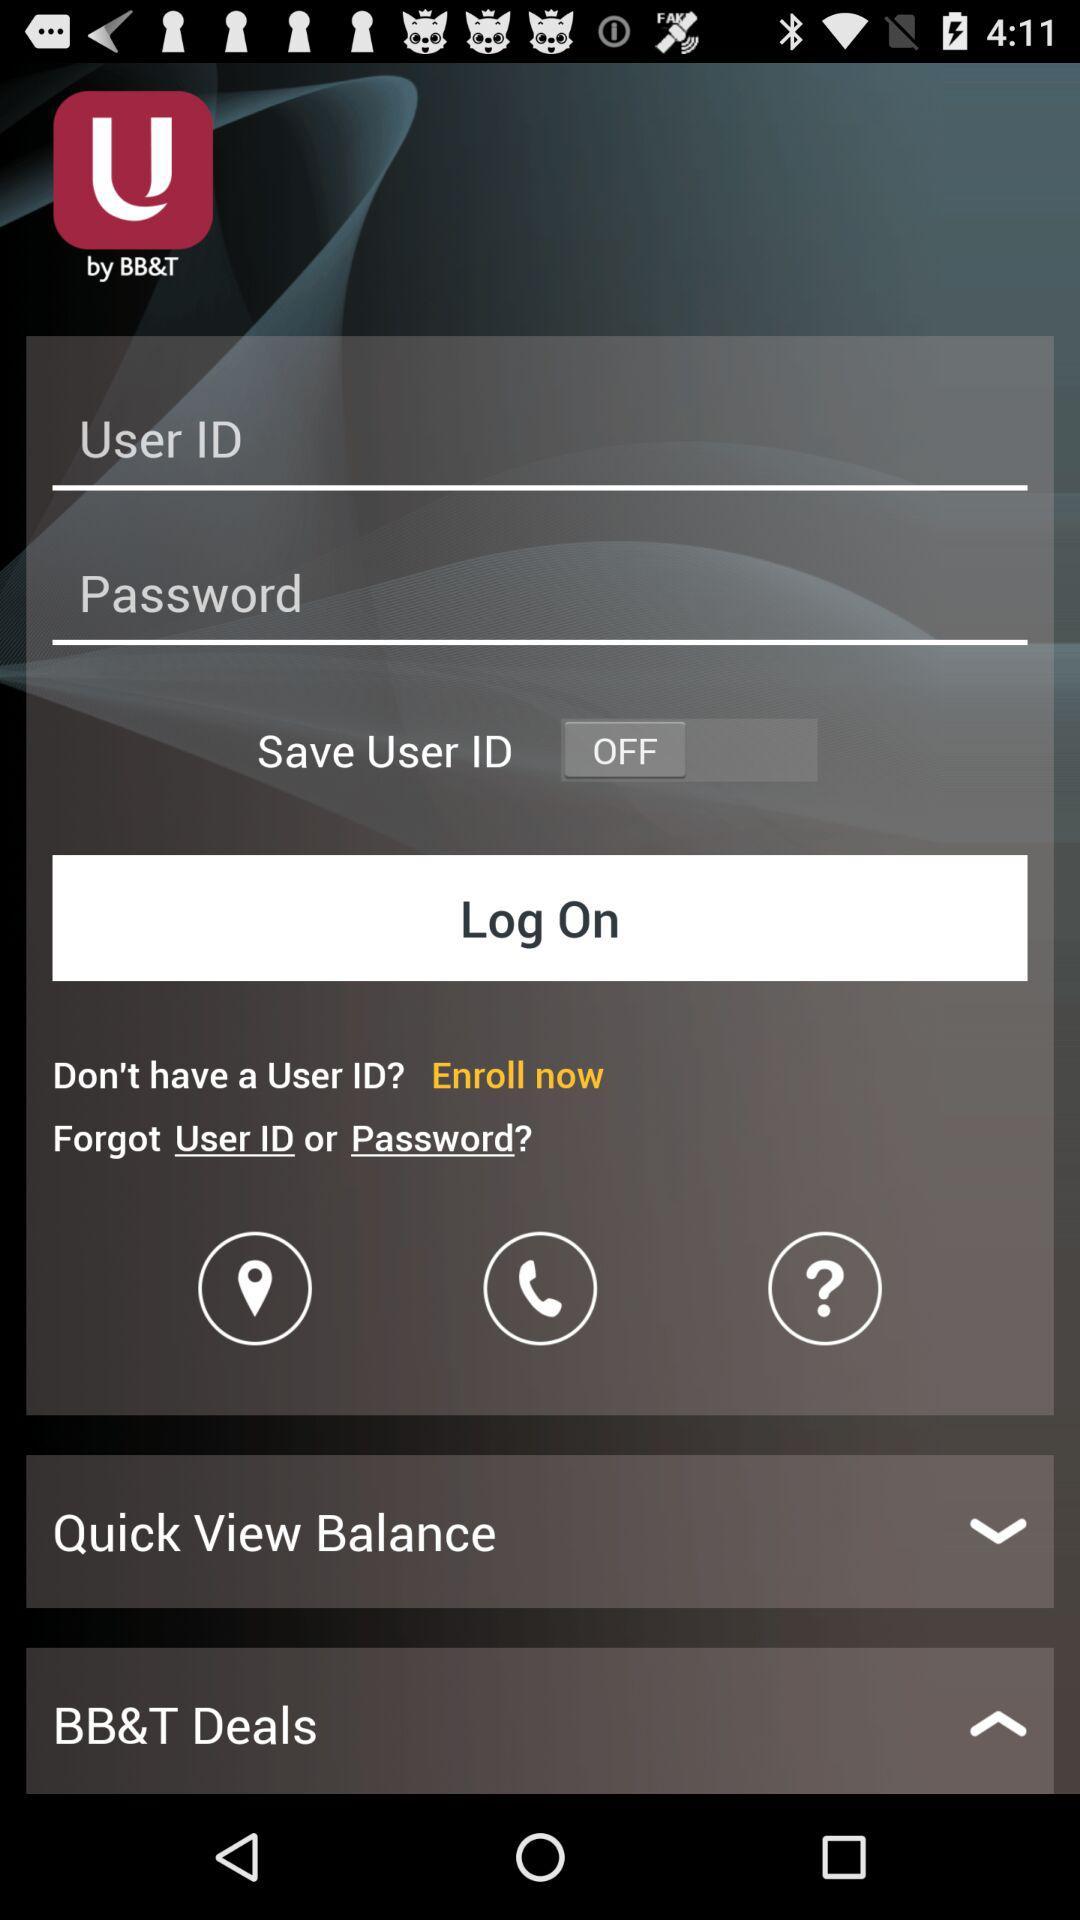 This screenshot has width=1080, height=1920. What do you see at coordinates (440, 1137) in the screenshot?
I see `item next to the user id or icon` at bounding box center [440, 1137].